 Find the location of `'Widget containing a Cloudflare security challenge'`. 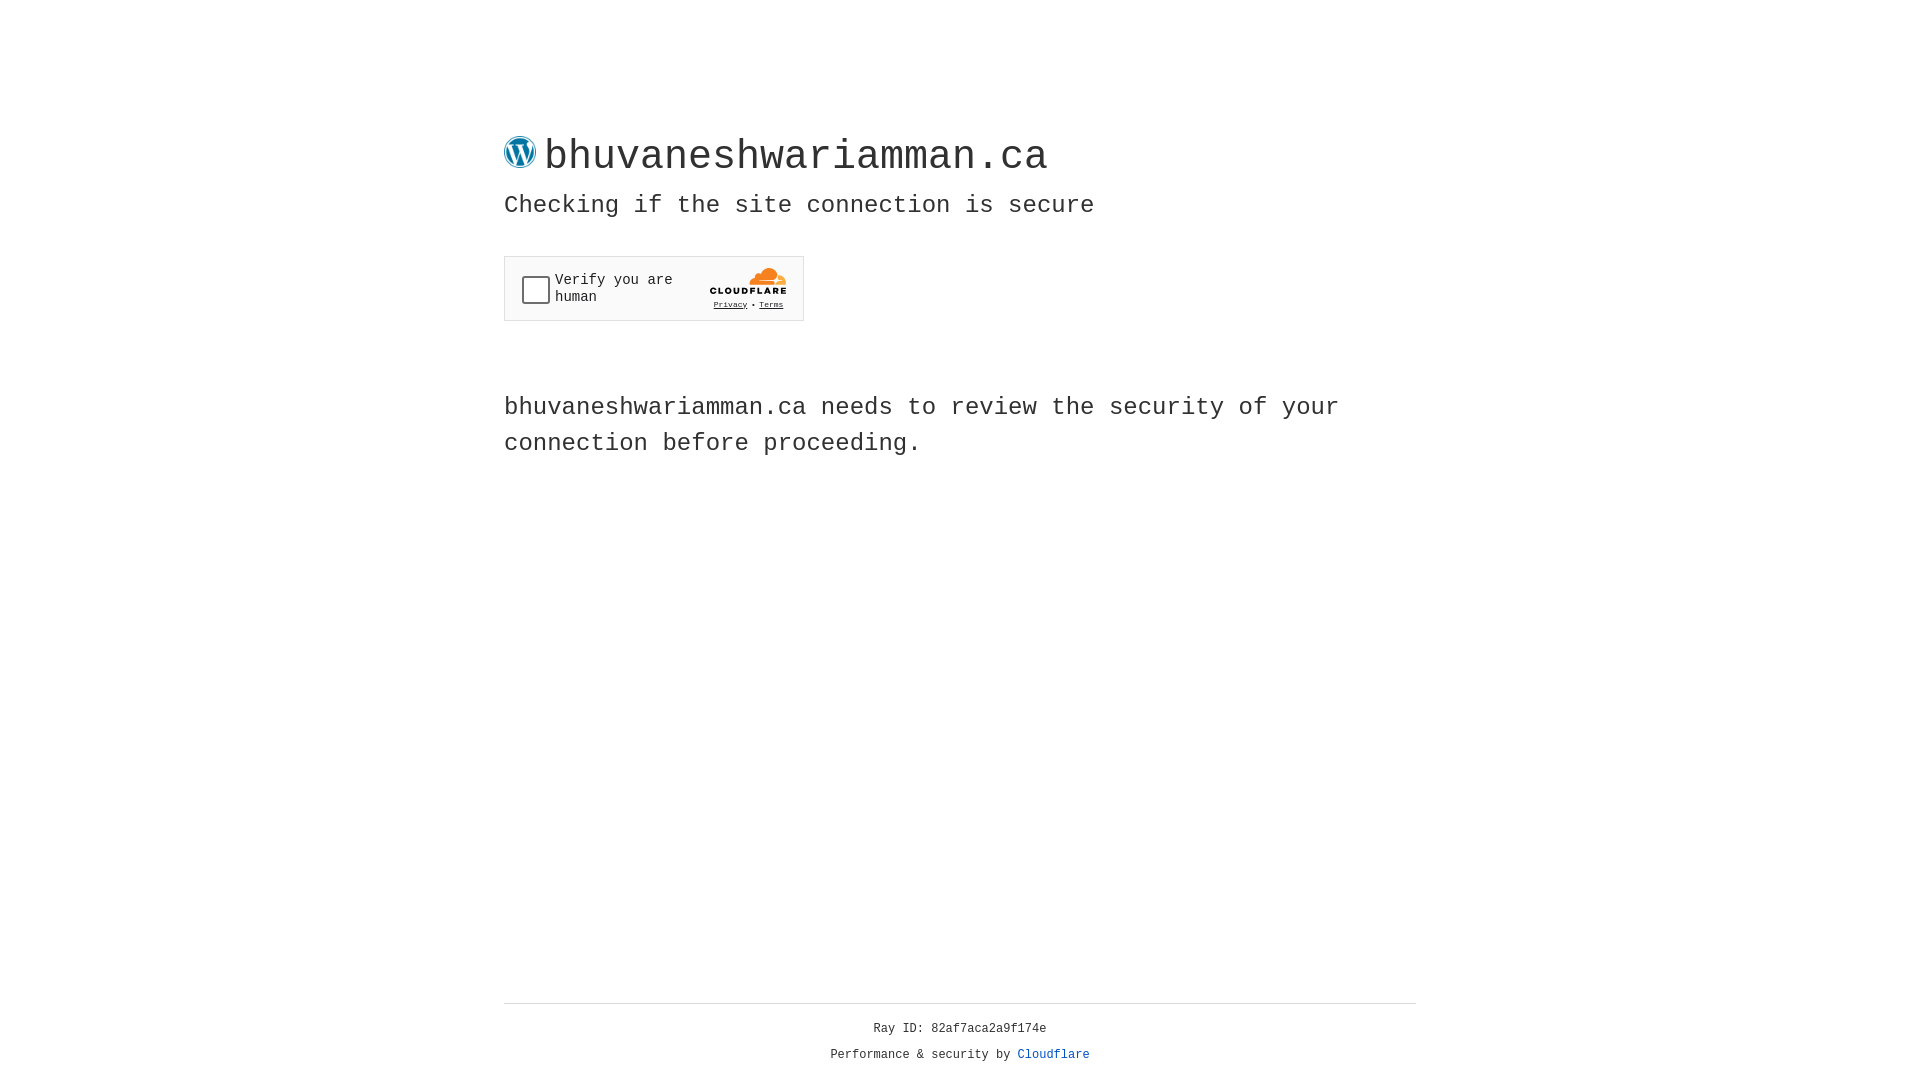

'Widget containing a Cloudflare security challenge' is located at coordinates (653, 288).